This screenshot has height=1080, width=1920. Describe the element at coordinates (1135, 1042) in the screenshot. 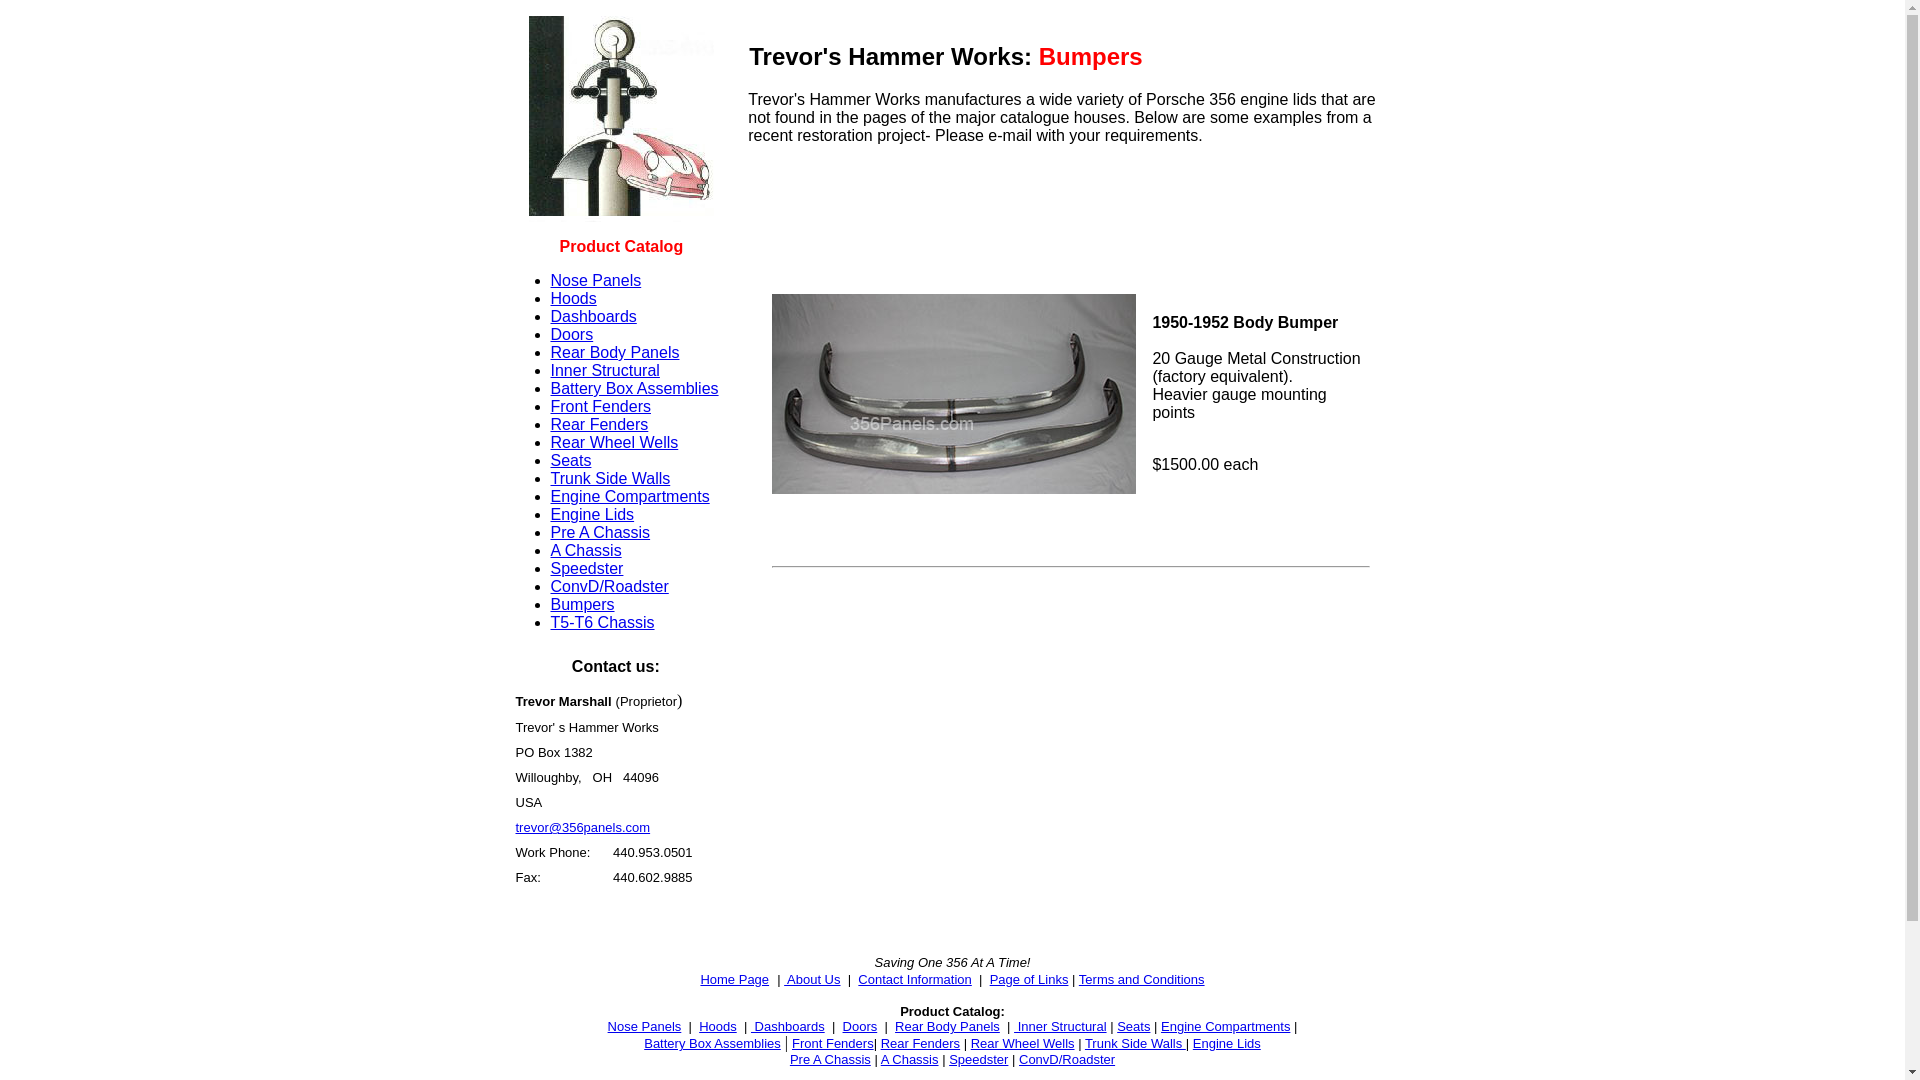

I see `'Trunk Side Walls'` at that location.